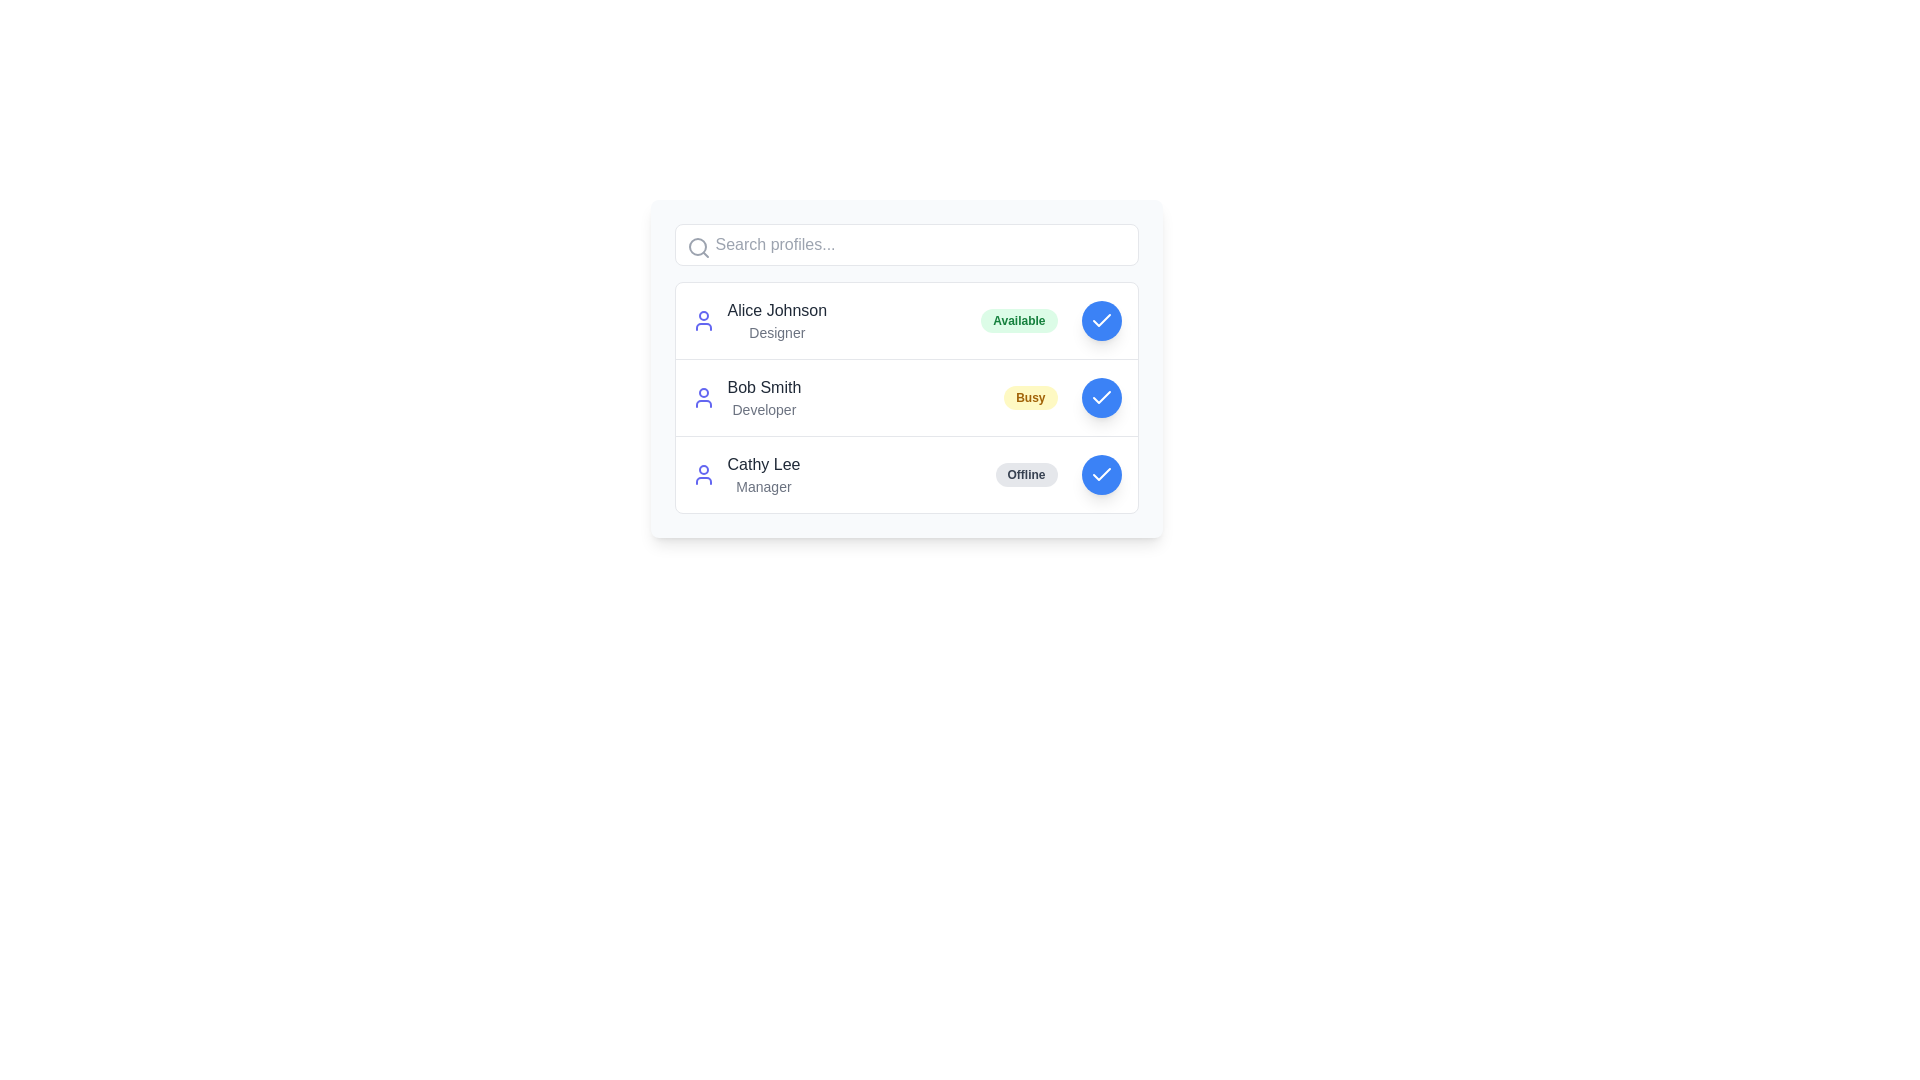  What do you see at coordinates (763, 388) in the screenshot?
I see `the text label displaying the name of the individual in the second row of the user profiles list` at bounding box center [763, 388].